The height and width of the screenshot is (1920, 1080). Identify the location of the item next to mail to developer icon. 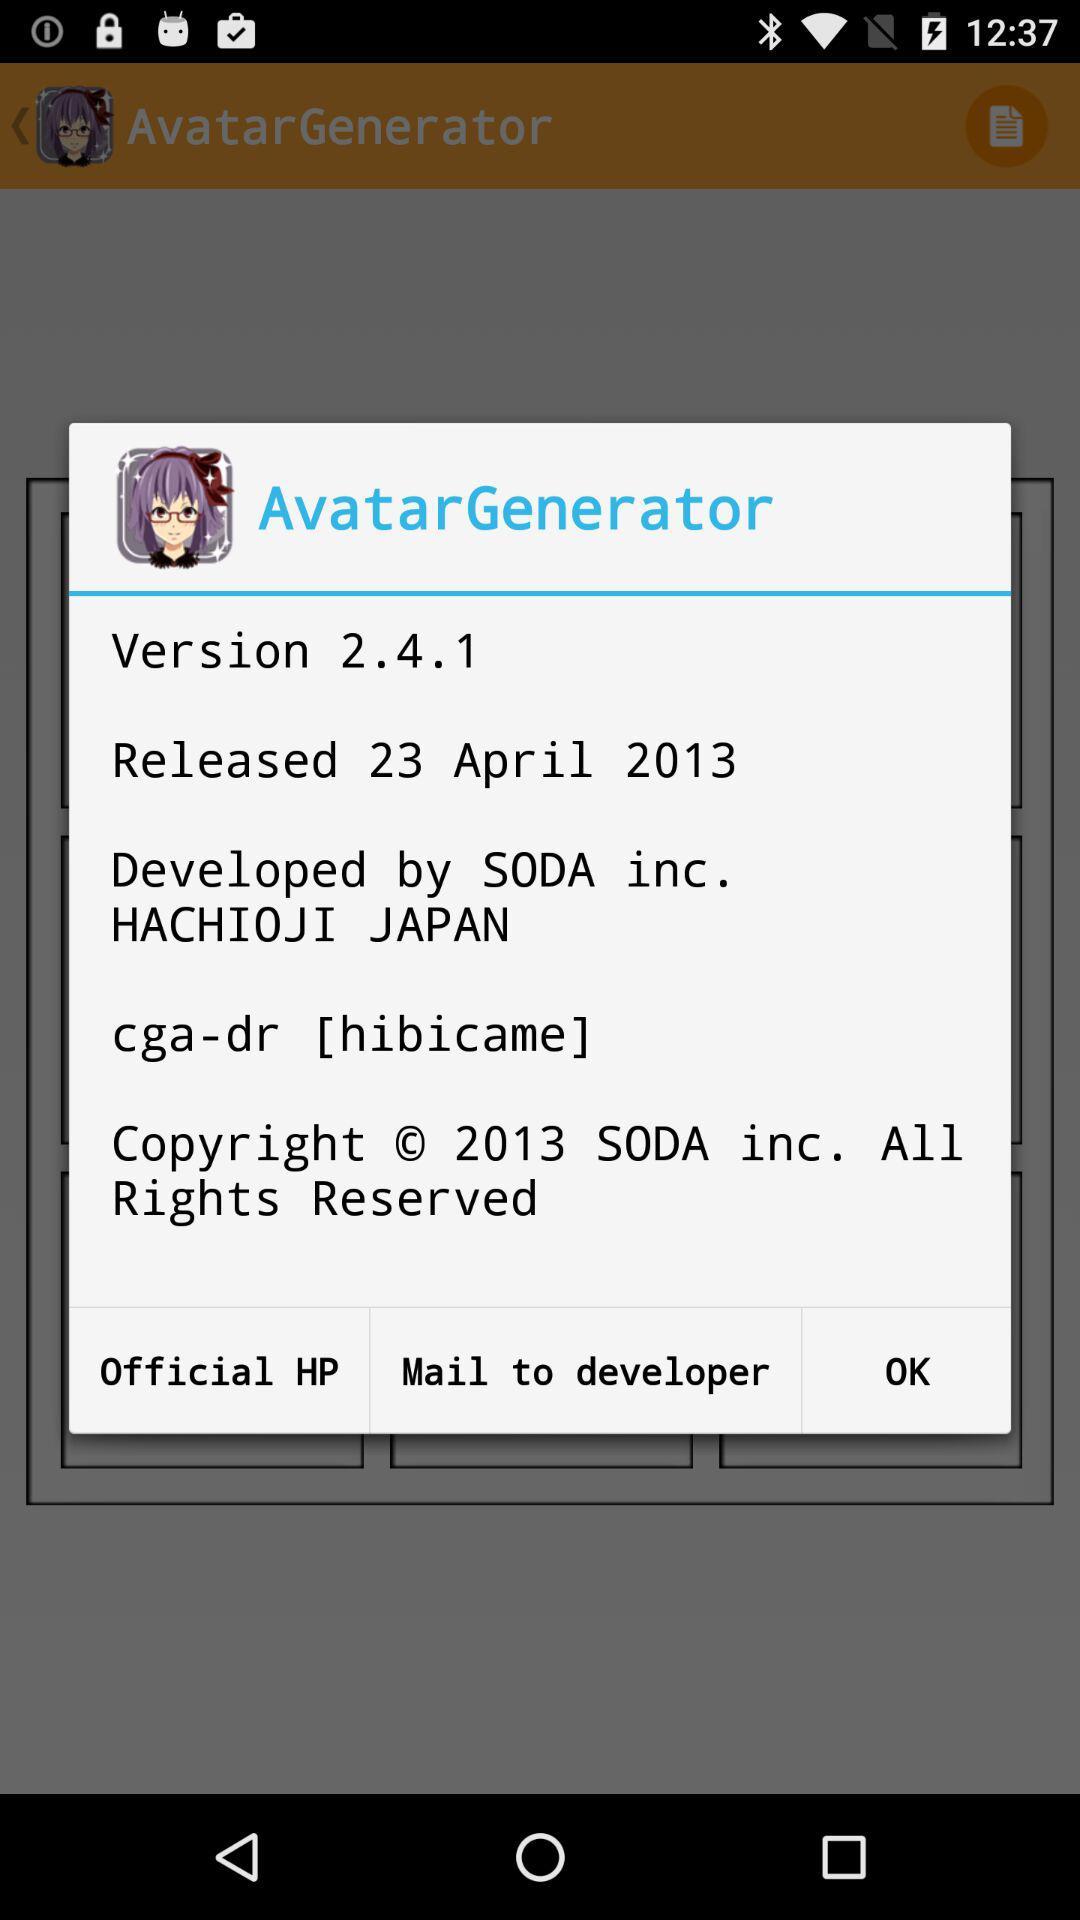
(906, 1370).